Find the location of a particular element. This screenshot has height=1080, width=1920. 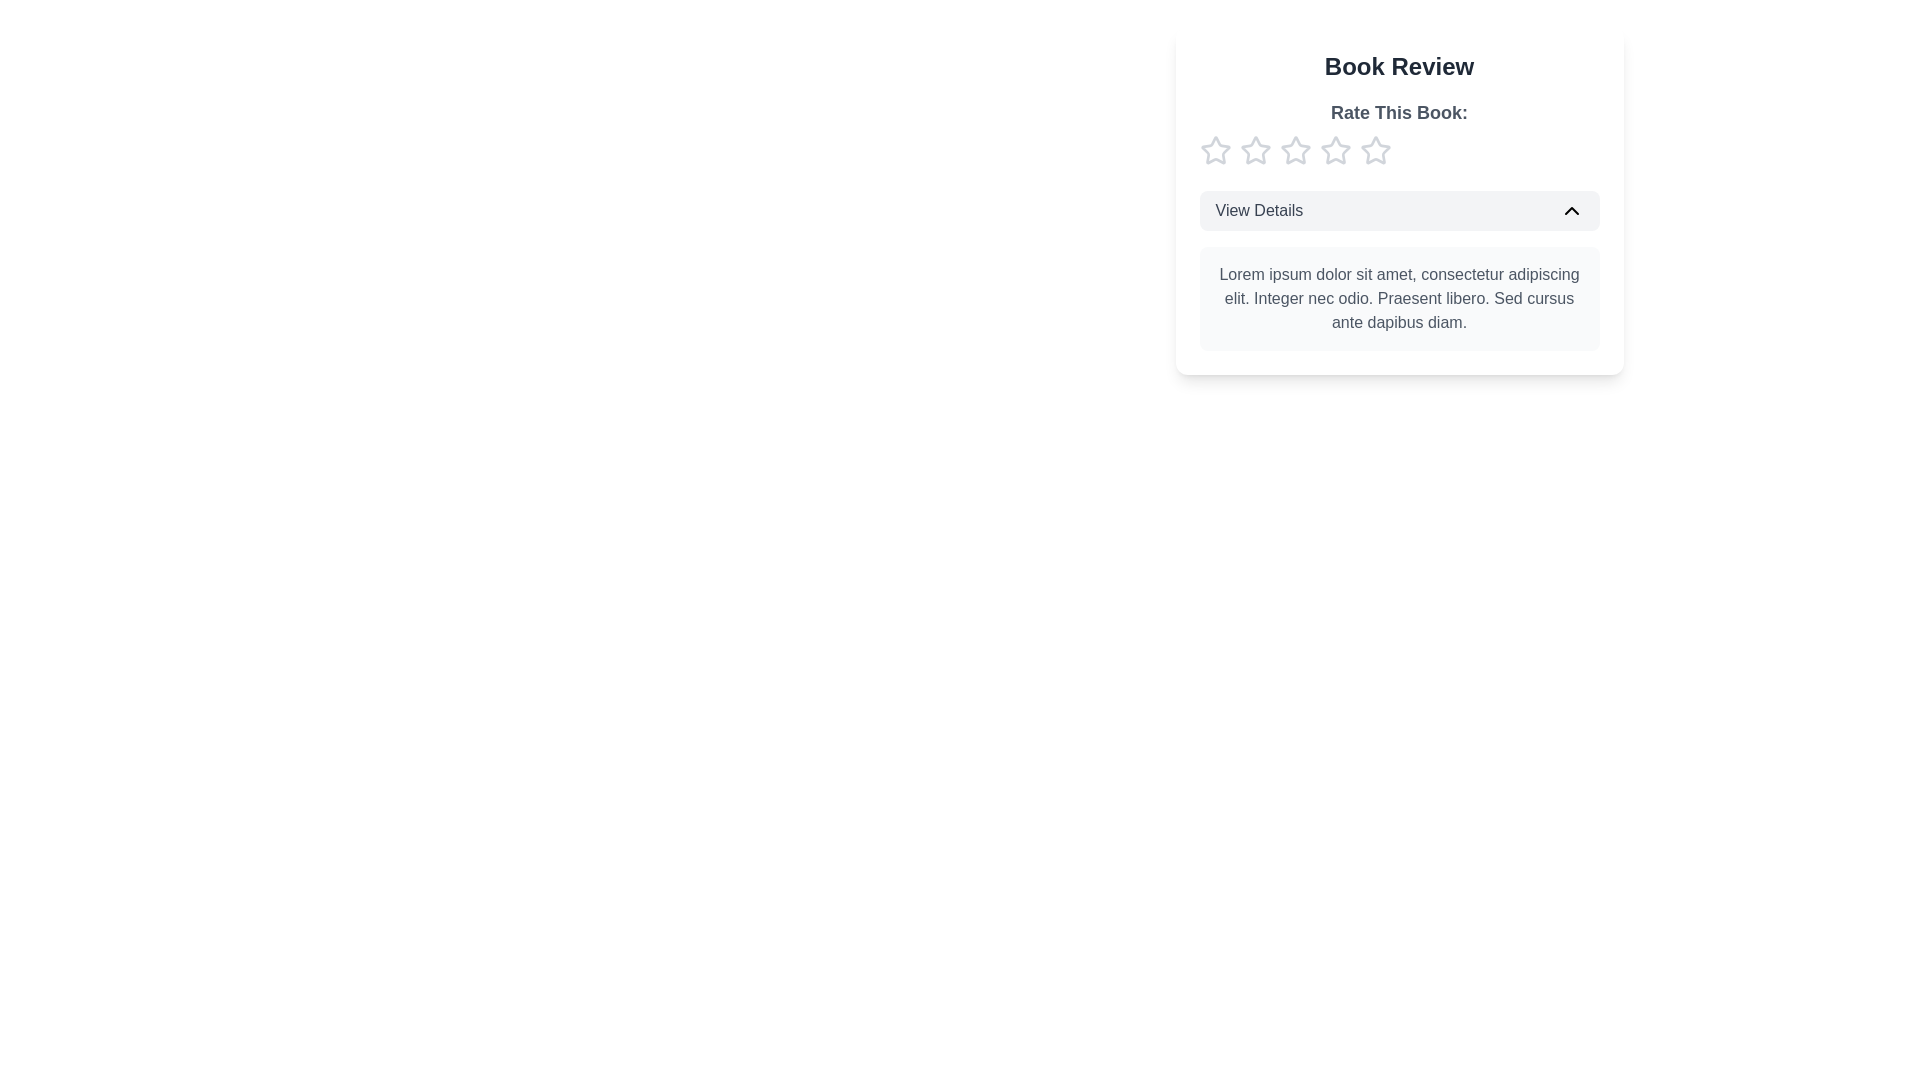

the first star icon for rating located under the subtitle 'Rate This Book:' is located at coordinates (1254, 149).